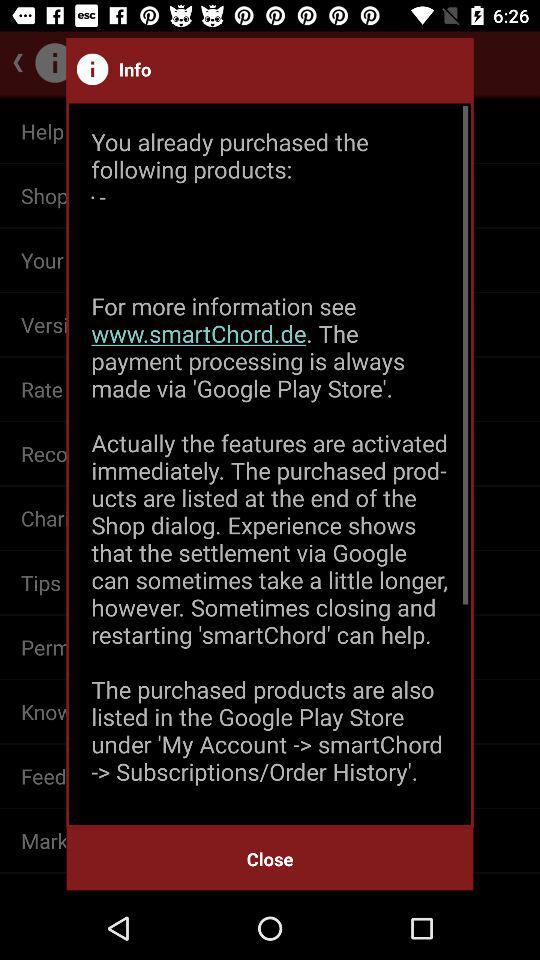  What do you see at coordinates (270, 858) in the screenshot?
I see `the close` at bounding box center [270, 858].